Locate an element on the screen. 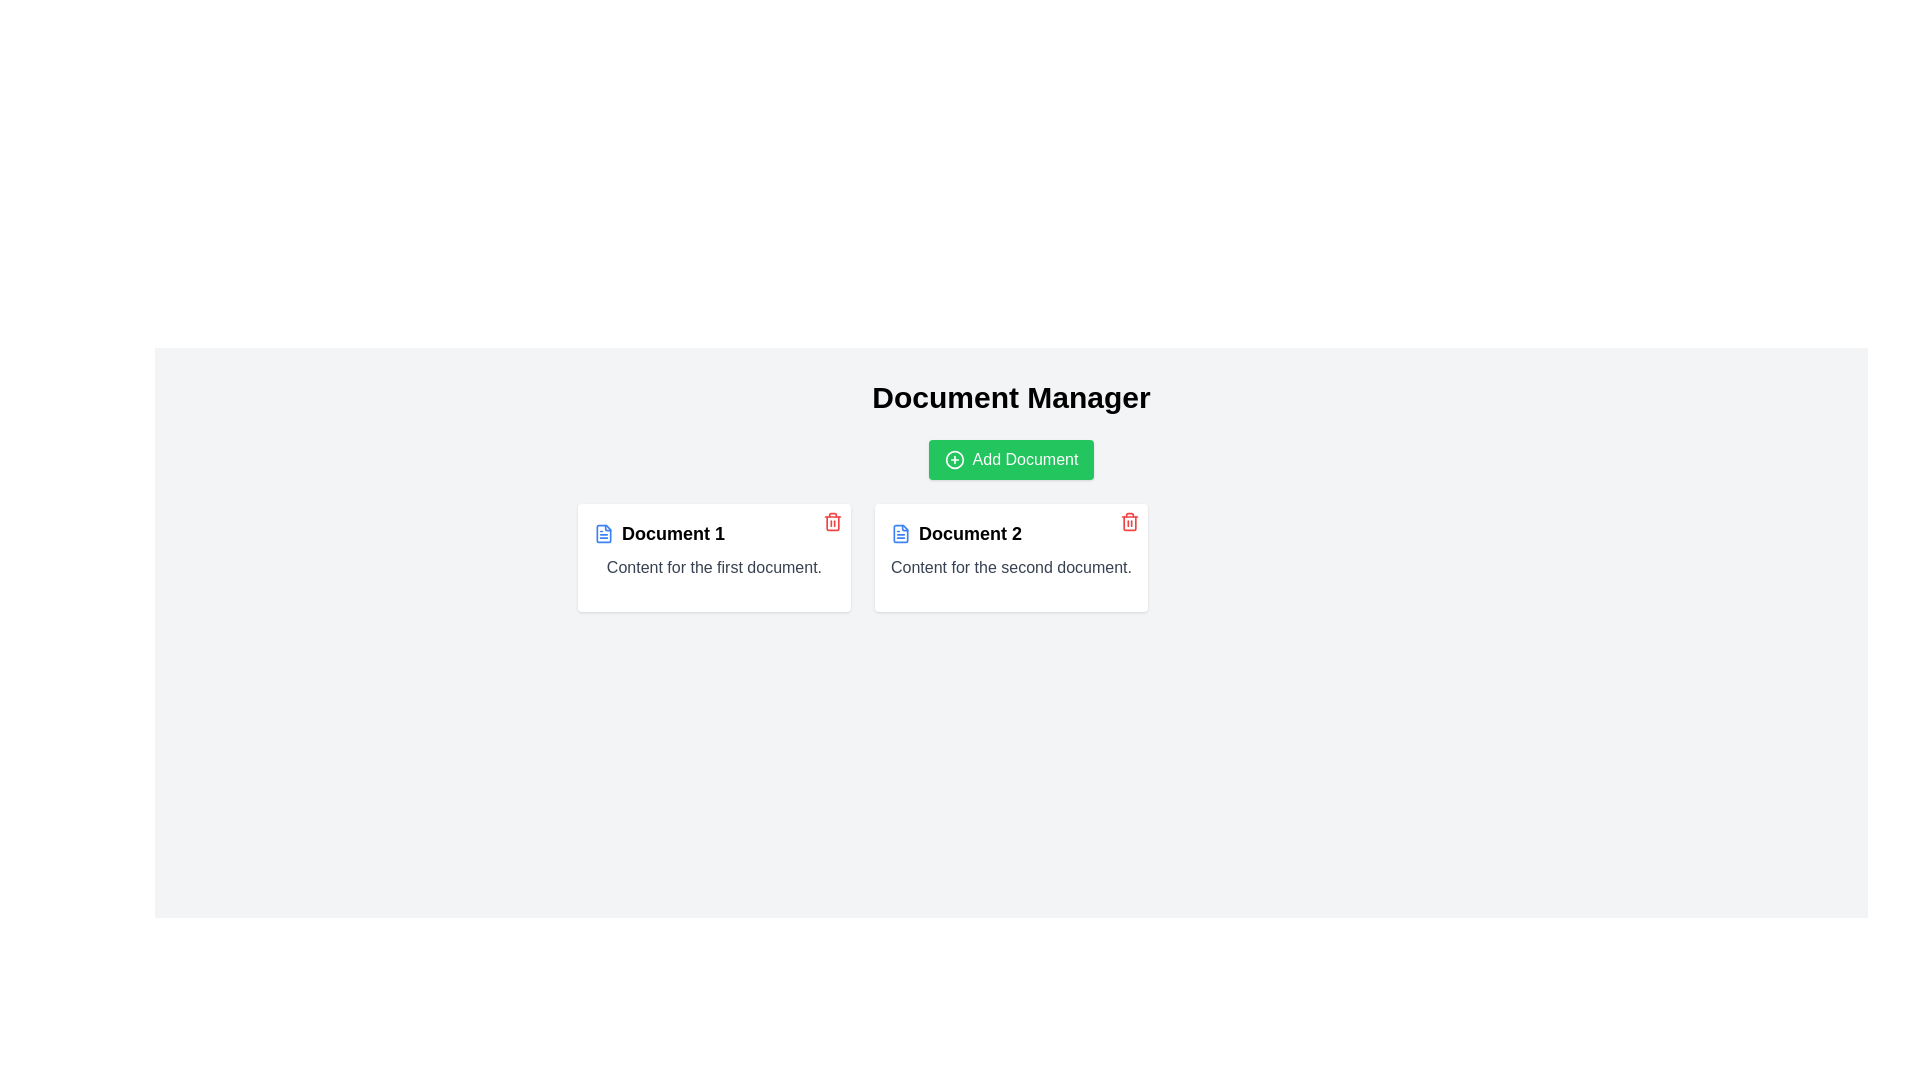  the Text label in the top-left corner of the first card to visually identify and focus on the document is located at coordinates (673, 532).